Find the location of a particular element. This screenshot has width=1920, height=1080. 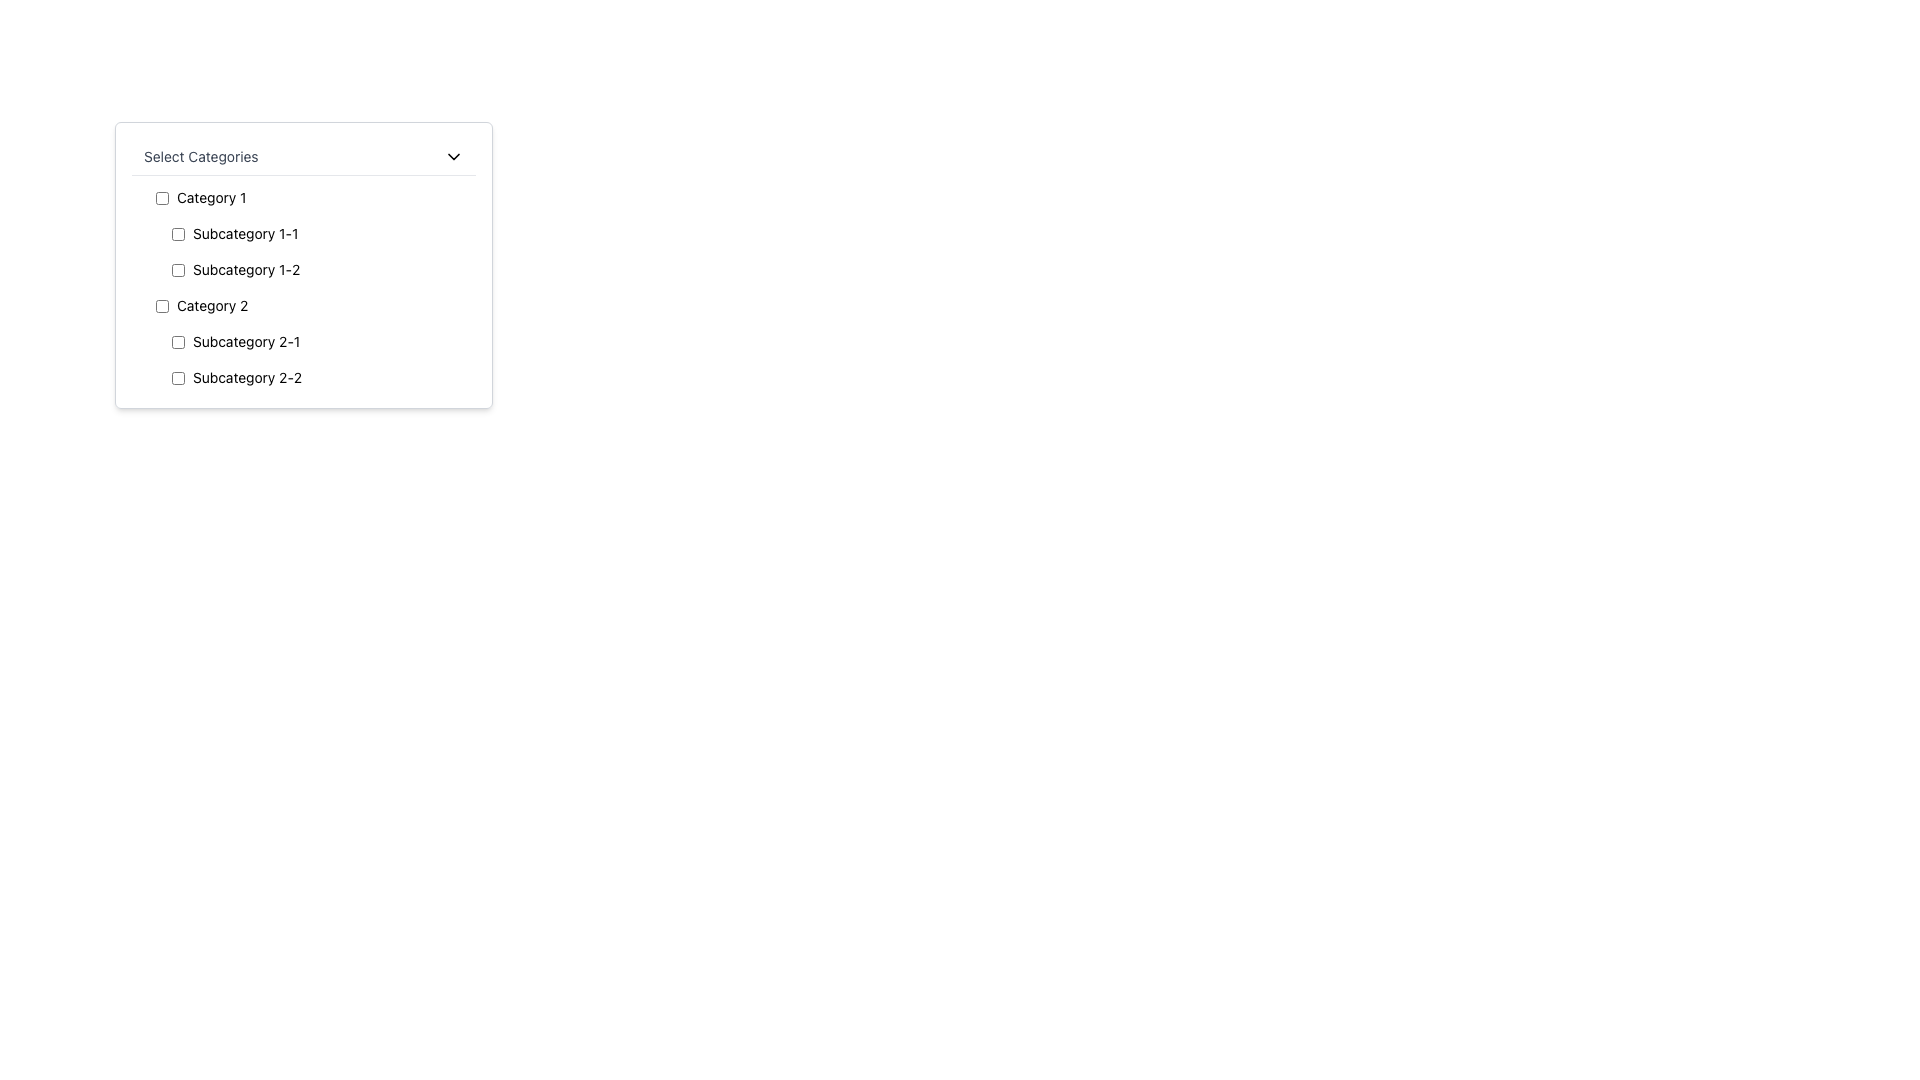

the checkbox located to the left of the label 'Subcategory 1-1' is located at coordinates (178, 233).